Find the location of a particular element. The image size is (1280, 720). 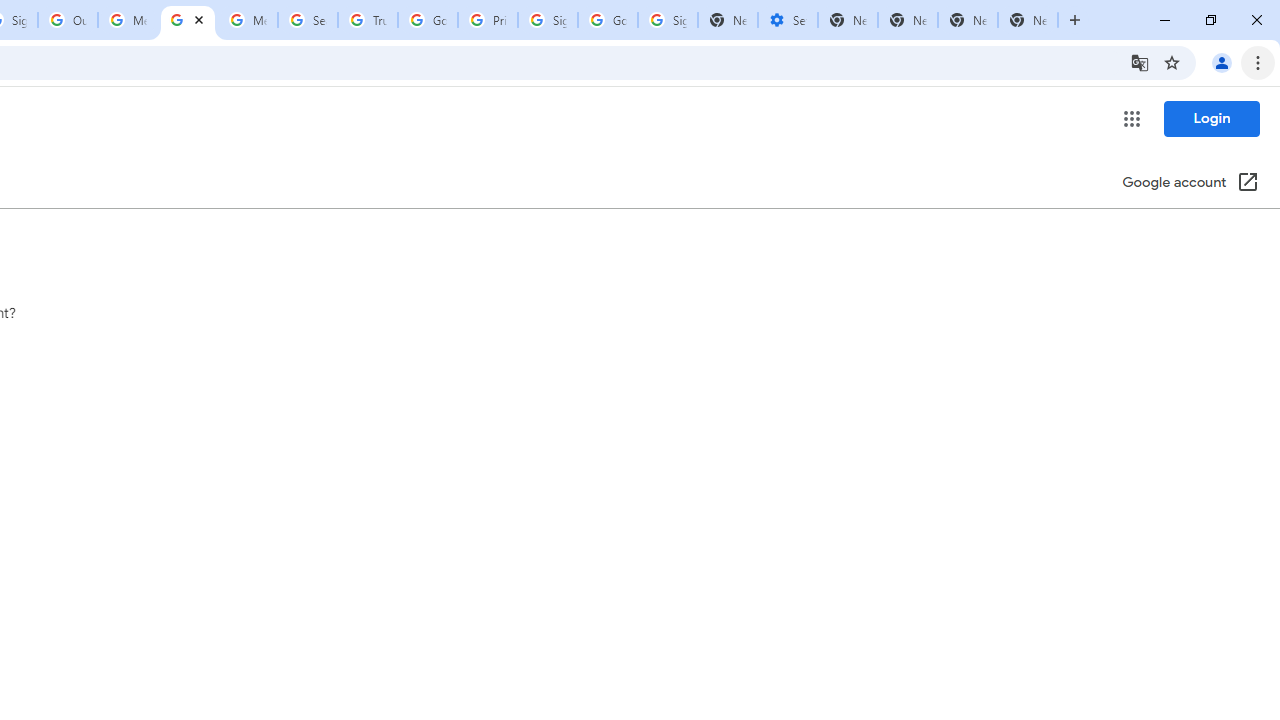

'Google Cybersecurity Innovations - Google Safety Center' is located at coordinates (607, 20).